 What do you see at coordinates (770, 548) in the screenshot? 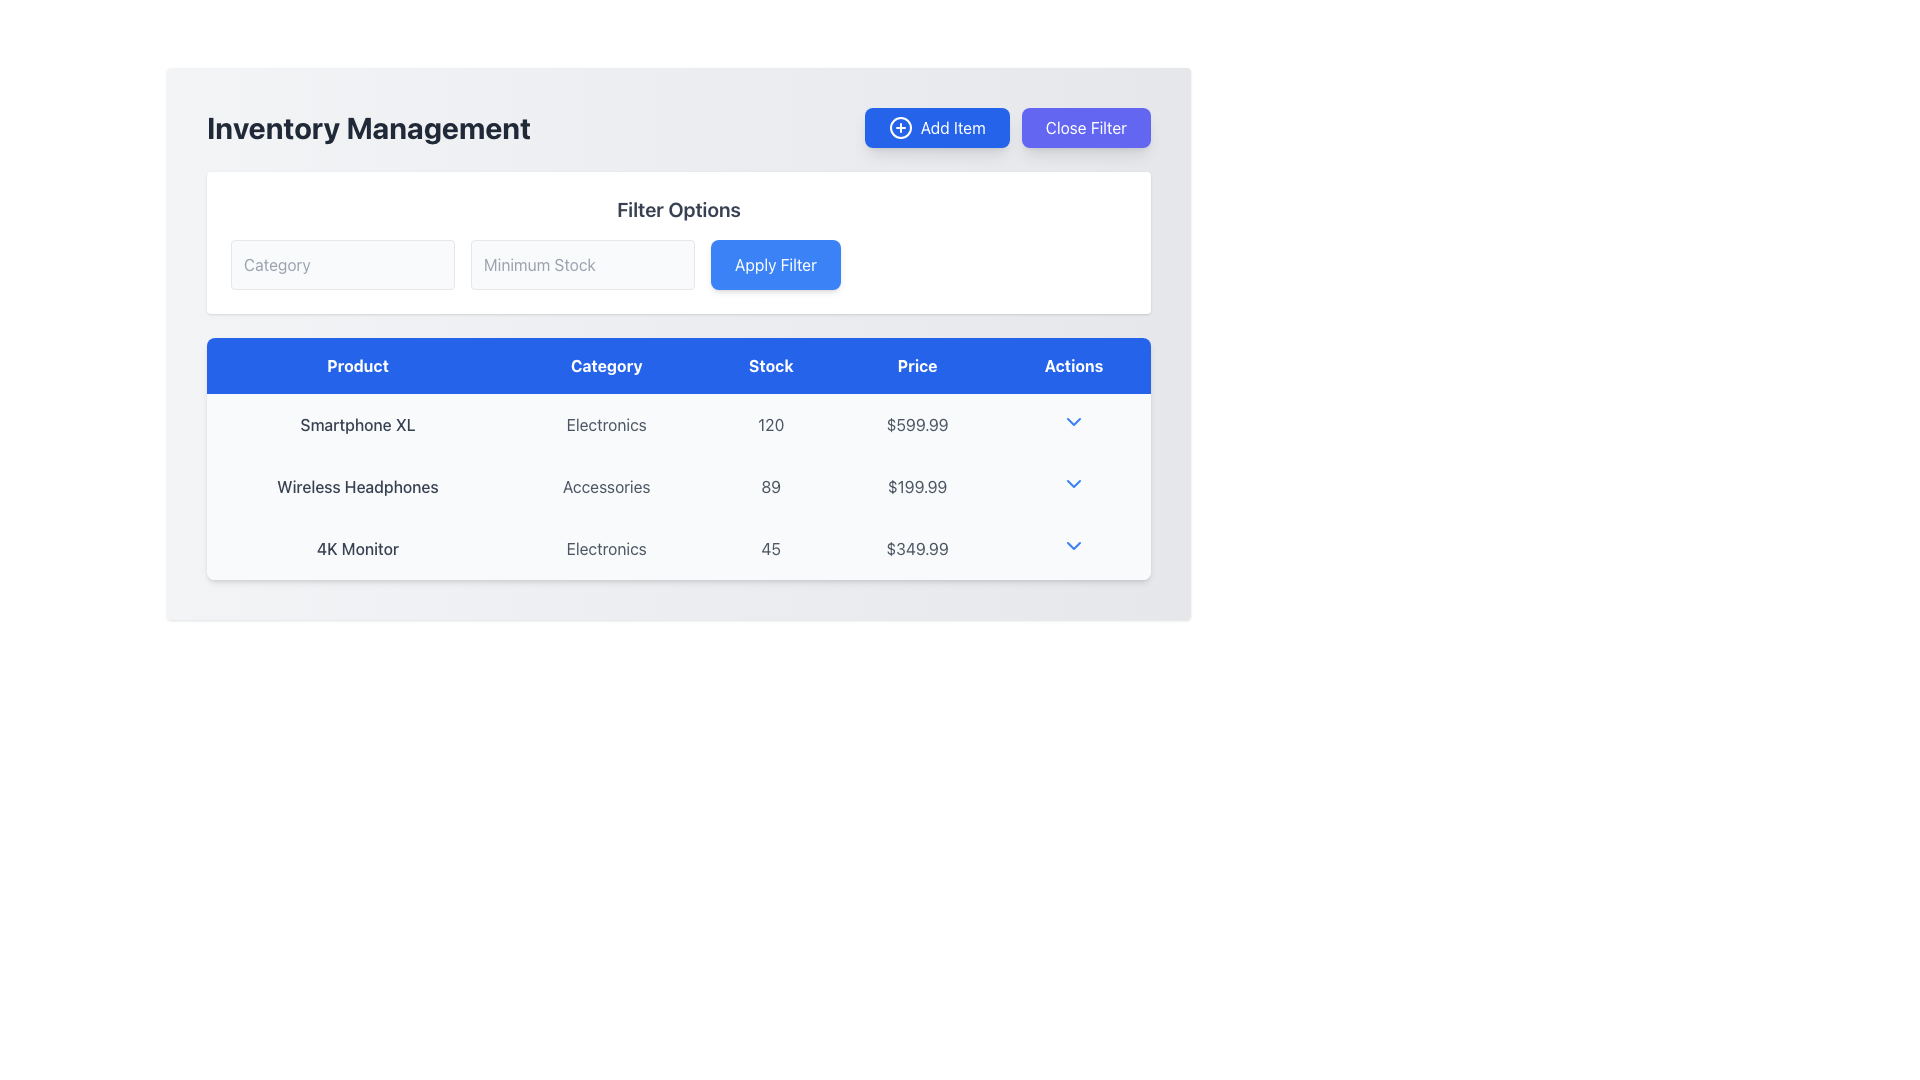
I see `stock quantity text component located in the third row of the table under the 'Stock' column, which indicates that there are 45 items available for the '4K Monitor'` at bounding box center [770, 548].